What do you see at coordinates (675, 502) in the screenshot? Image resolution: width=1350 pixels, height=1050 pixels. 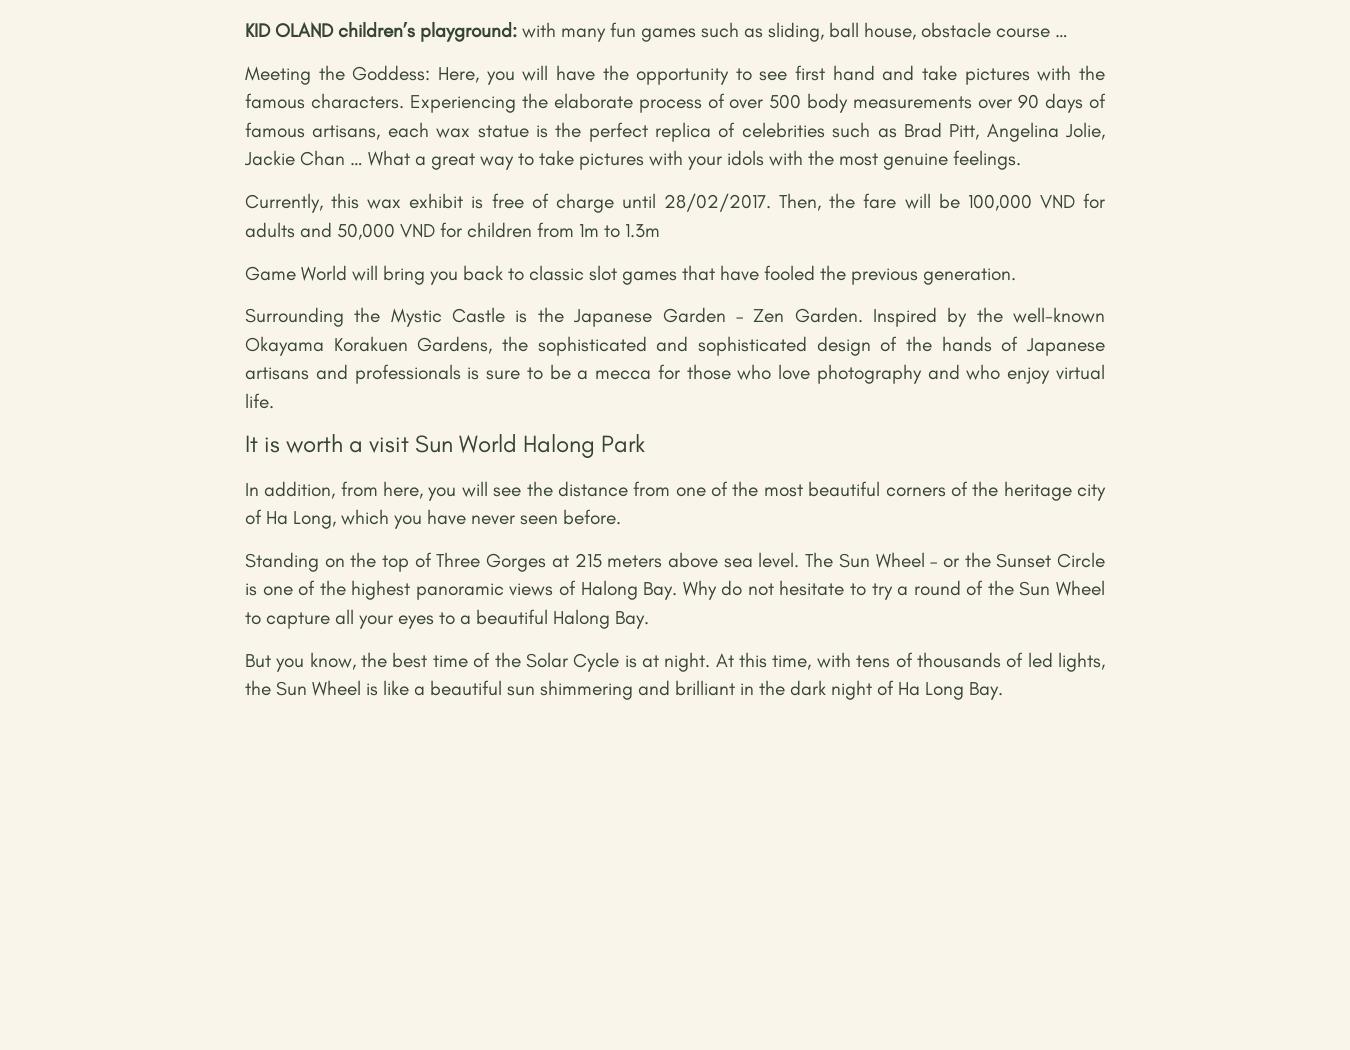 I see `'In addition, from here, you will see the distance from one of the most beautiful corners of the heritage city of Ha Long, which you have never seen before.'` at bounding box center [675, 502].